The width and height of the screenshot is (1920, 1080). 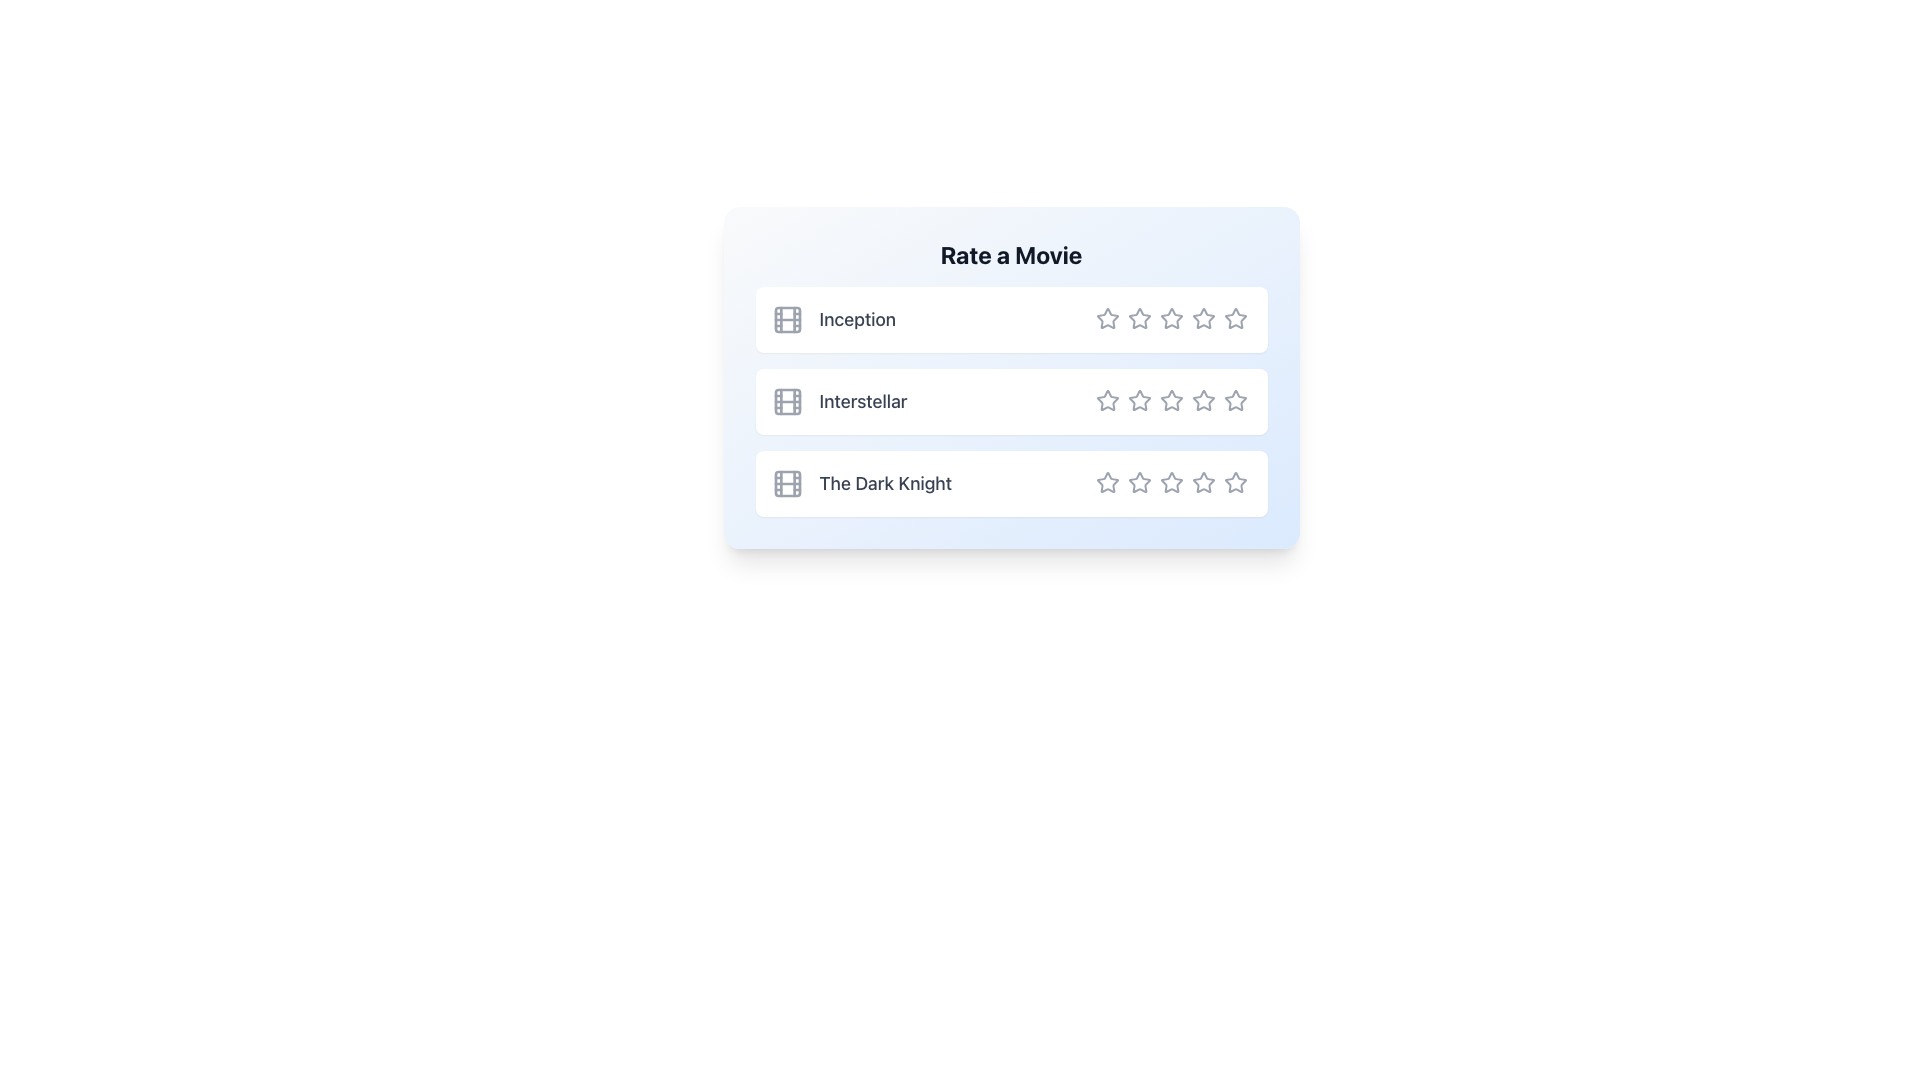 I want to click on the first star-shaped icon in the rating interface for the movie 'Inception' to rate it 1 star, so click(x=1106, y=316).